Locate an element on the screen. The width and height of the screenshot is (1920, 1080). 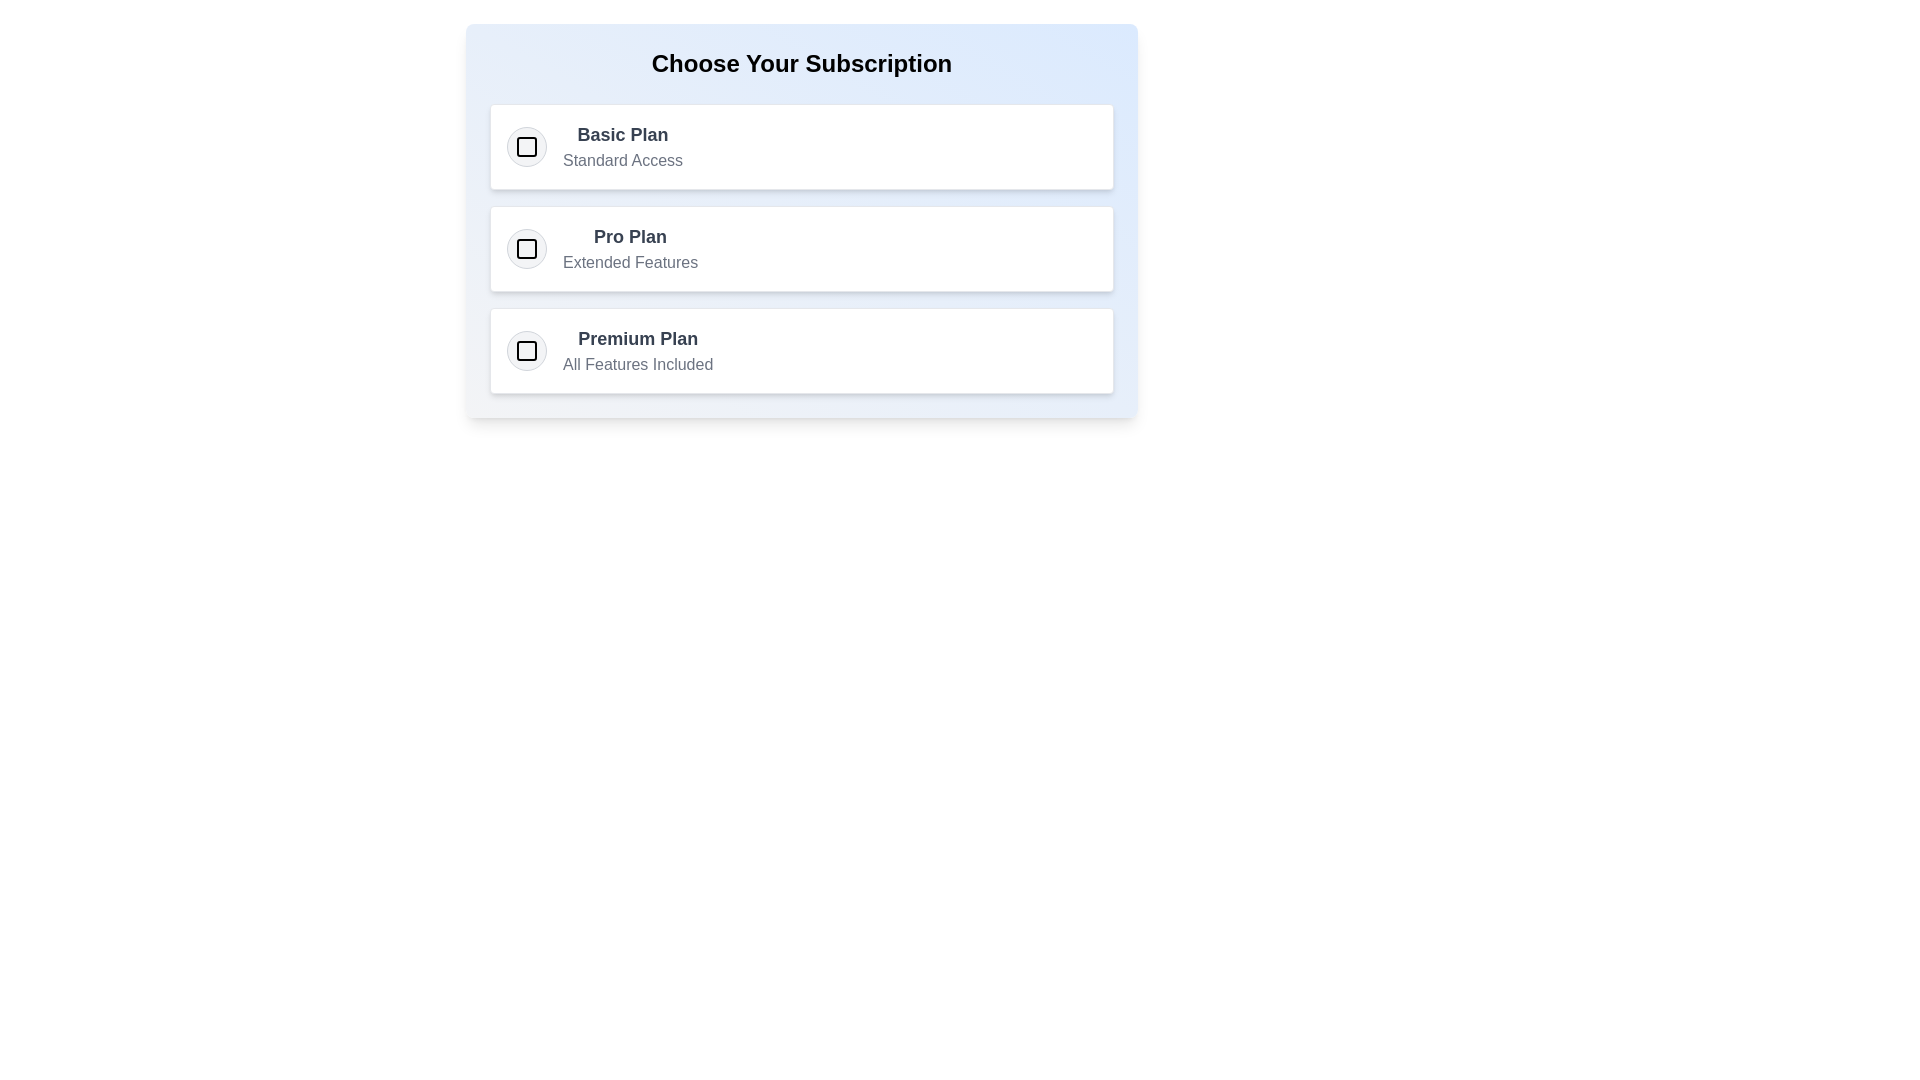
the subscription option corresponding to Basic Plan is located at coordinates (527, 145).